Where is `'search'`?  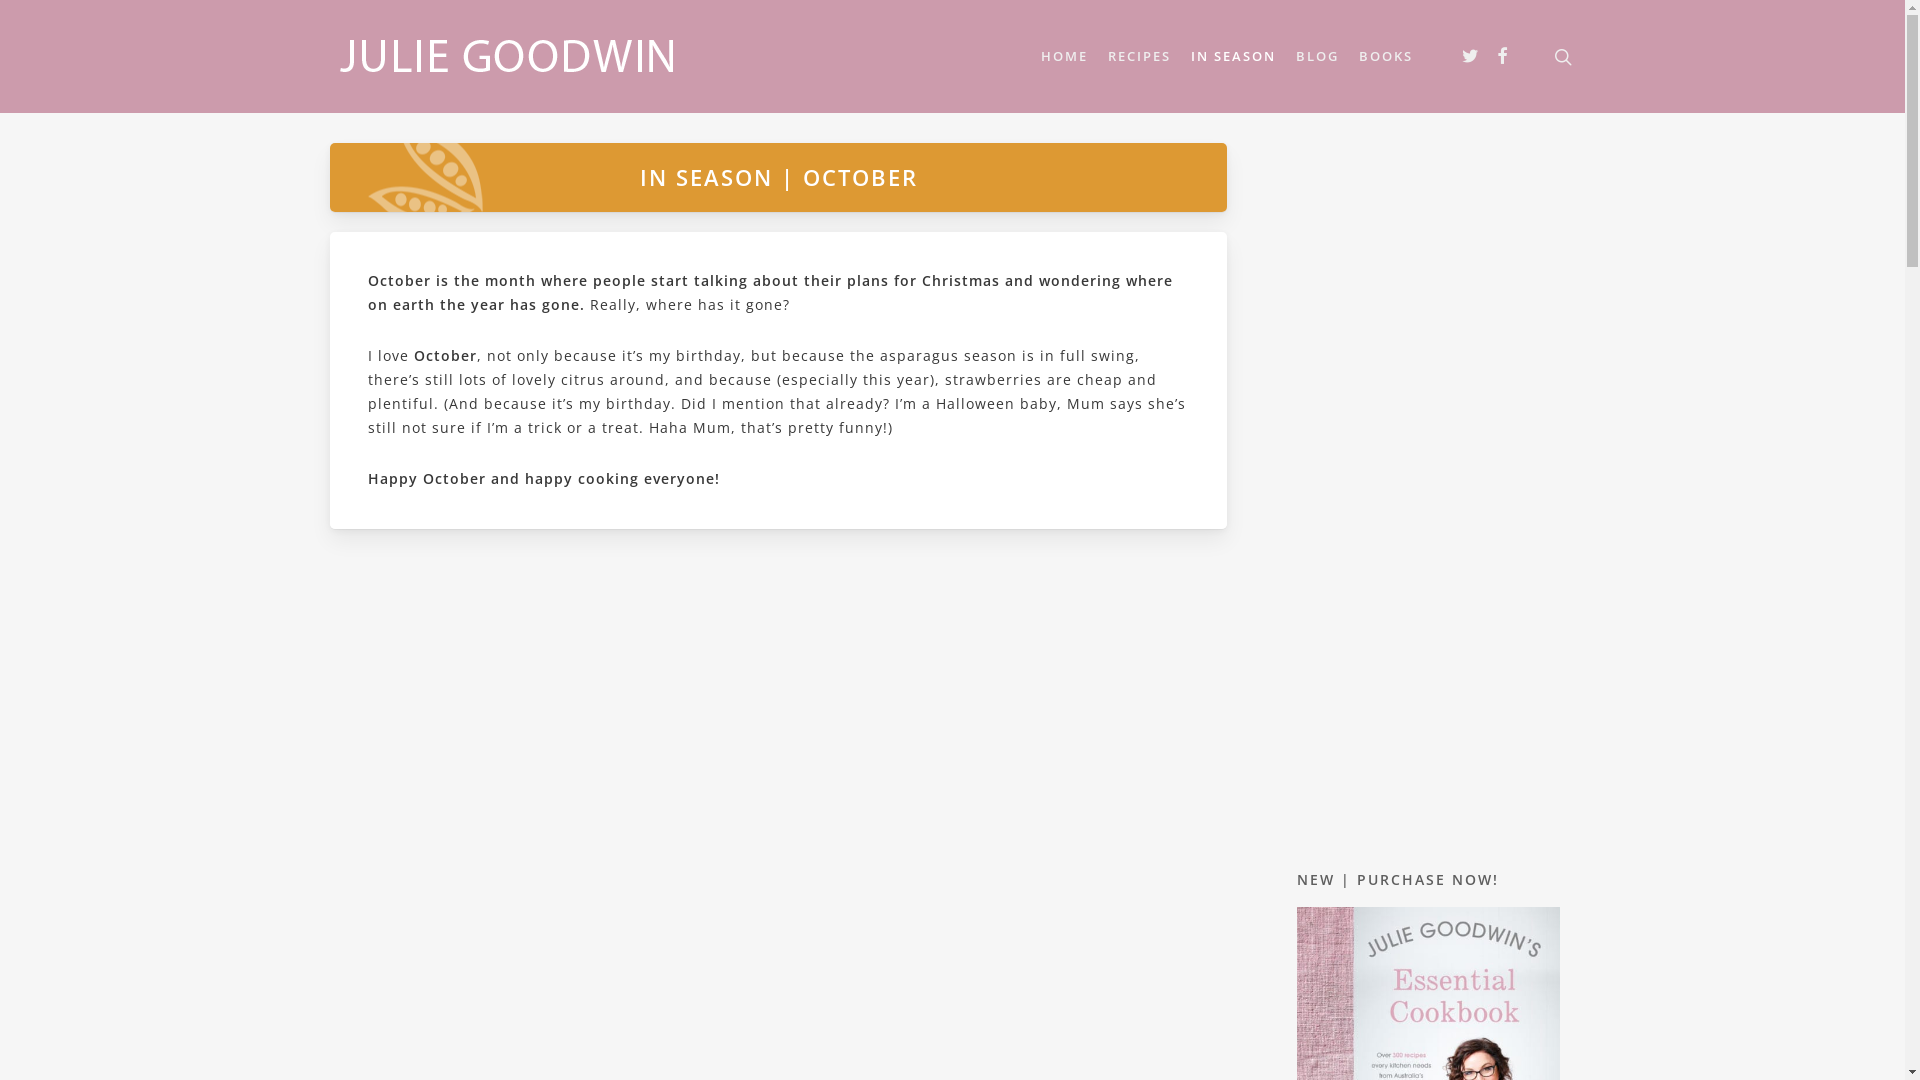 'search' is located at coordinates (1549, 55).